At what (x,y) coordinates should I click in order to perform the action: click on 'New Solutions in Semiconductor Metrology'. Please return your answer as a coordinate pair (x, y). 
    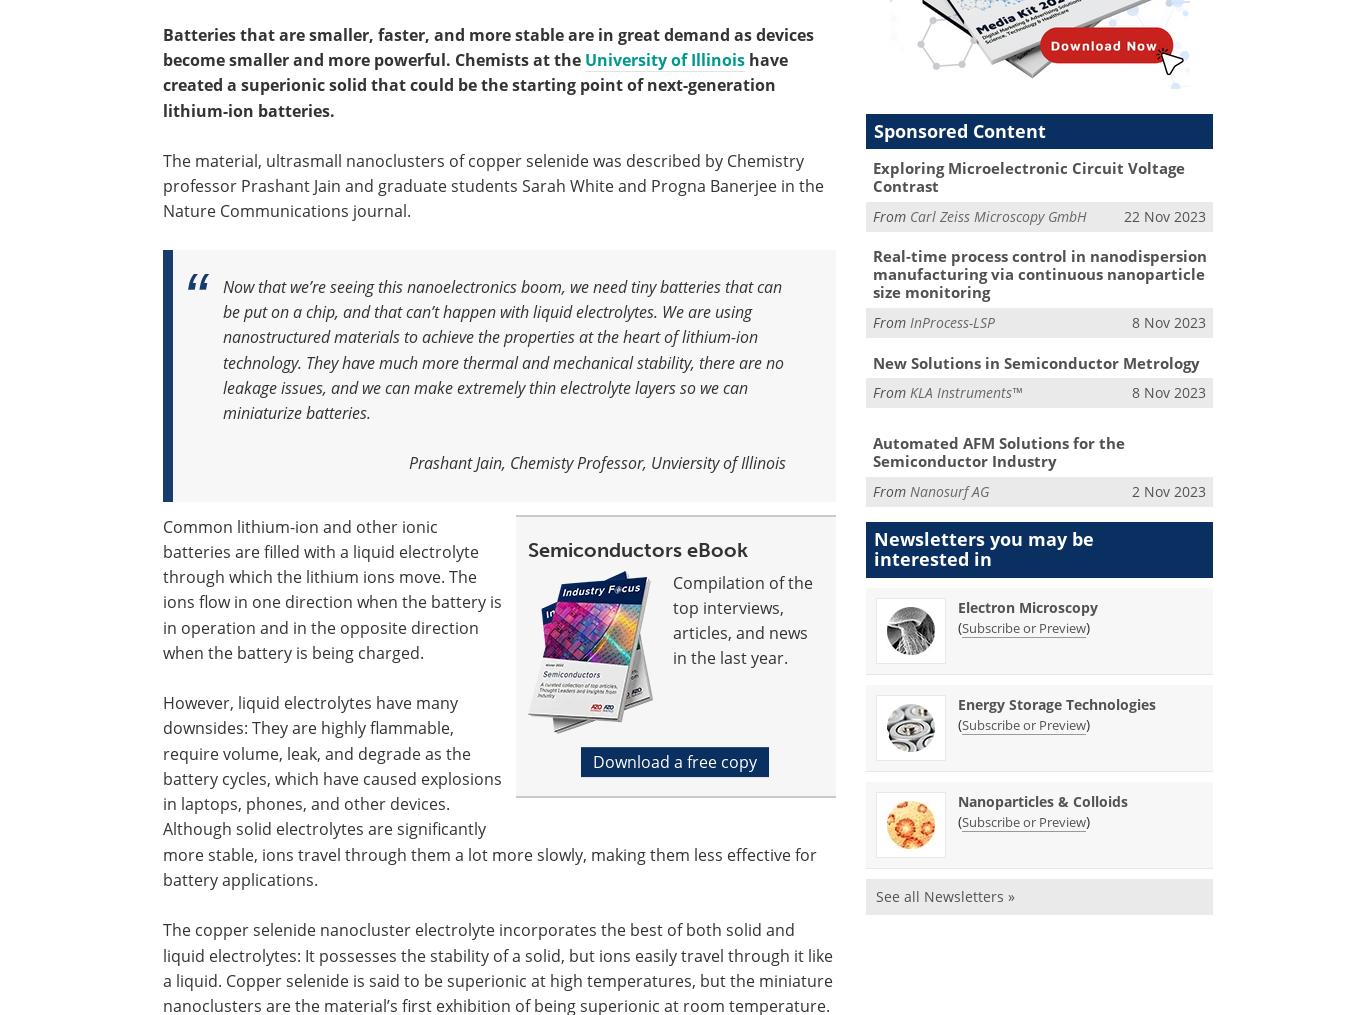
    Looking at the image, I should click on (1034, 361).